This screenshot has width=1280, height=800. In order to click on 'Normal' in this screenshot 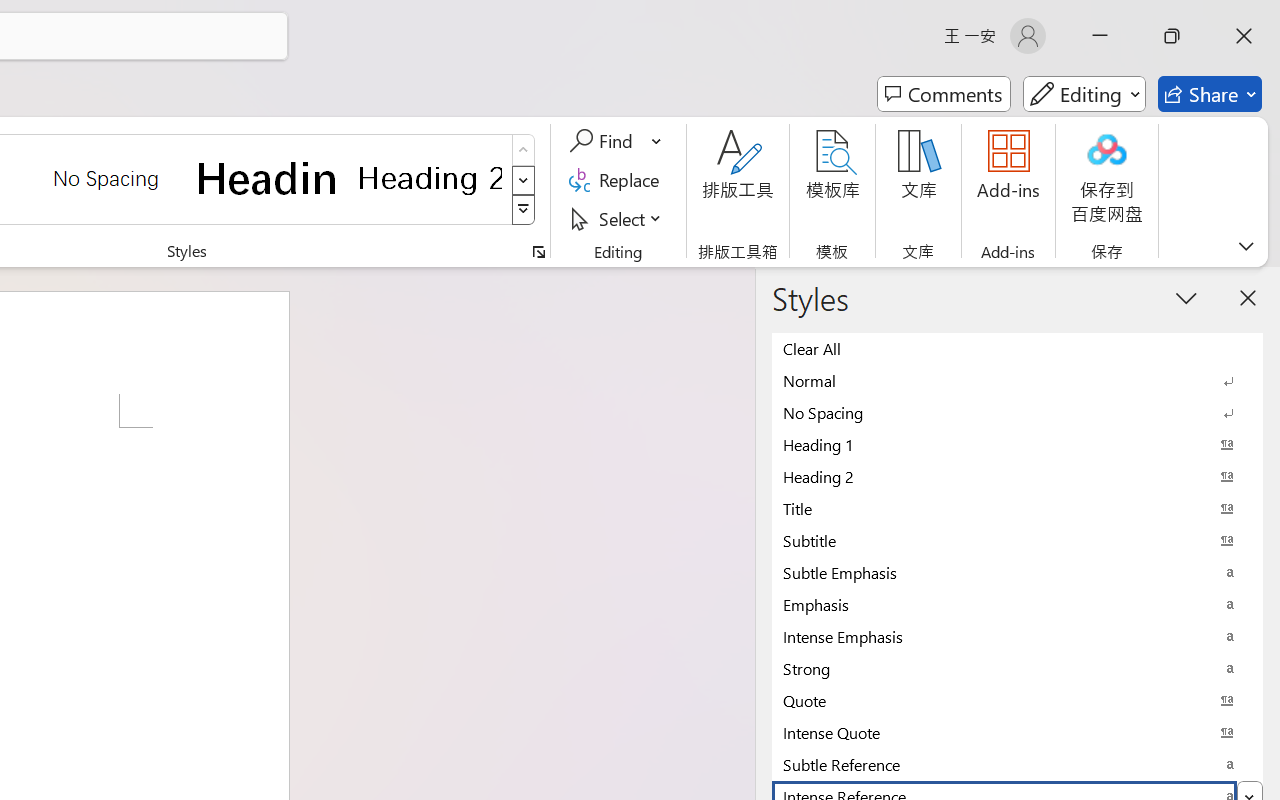, I will do `click(1017, 379)`.